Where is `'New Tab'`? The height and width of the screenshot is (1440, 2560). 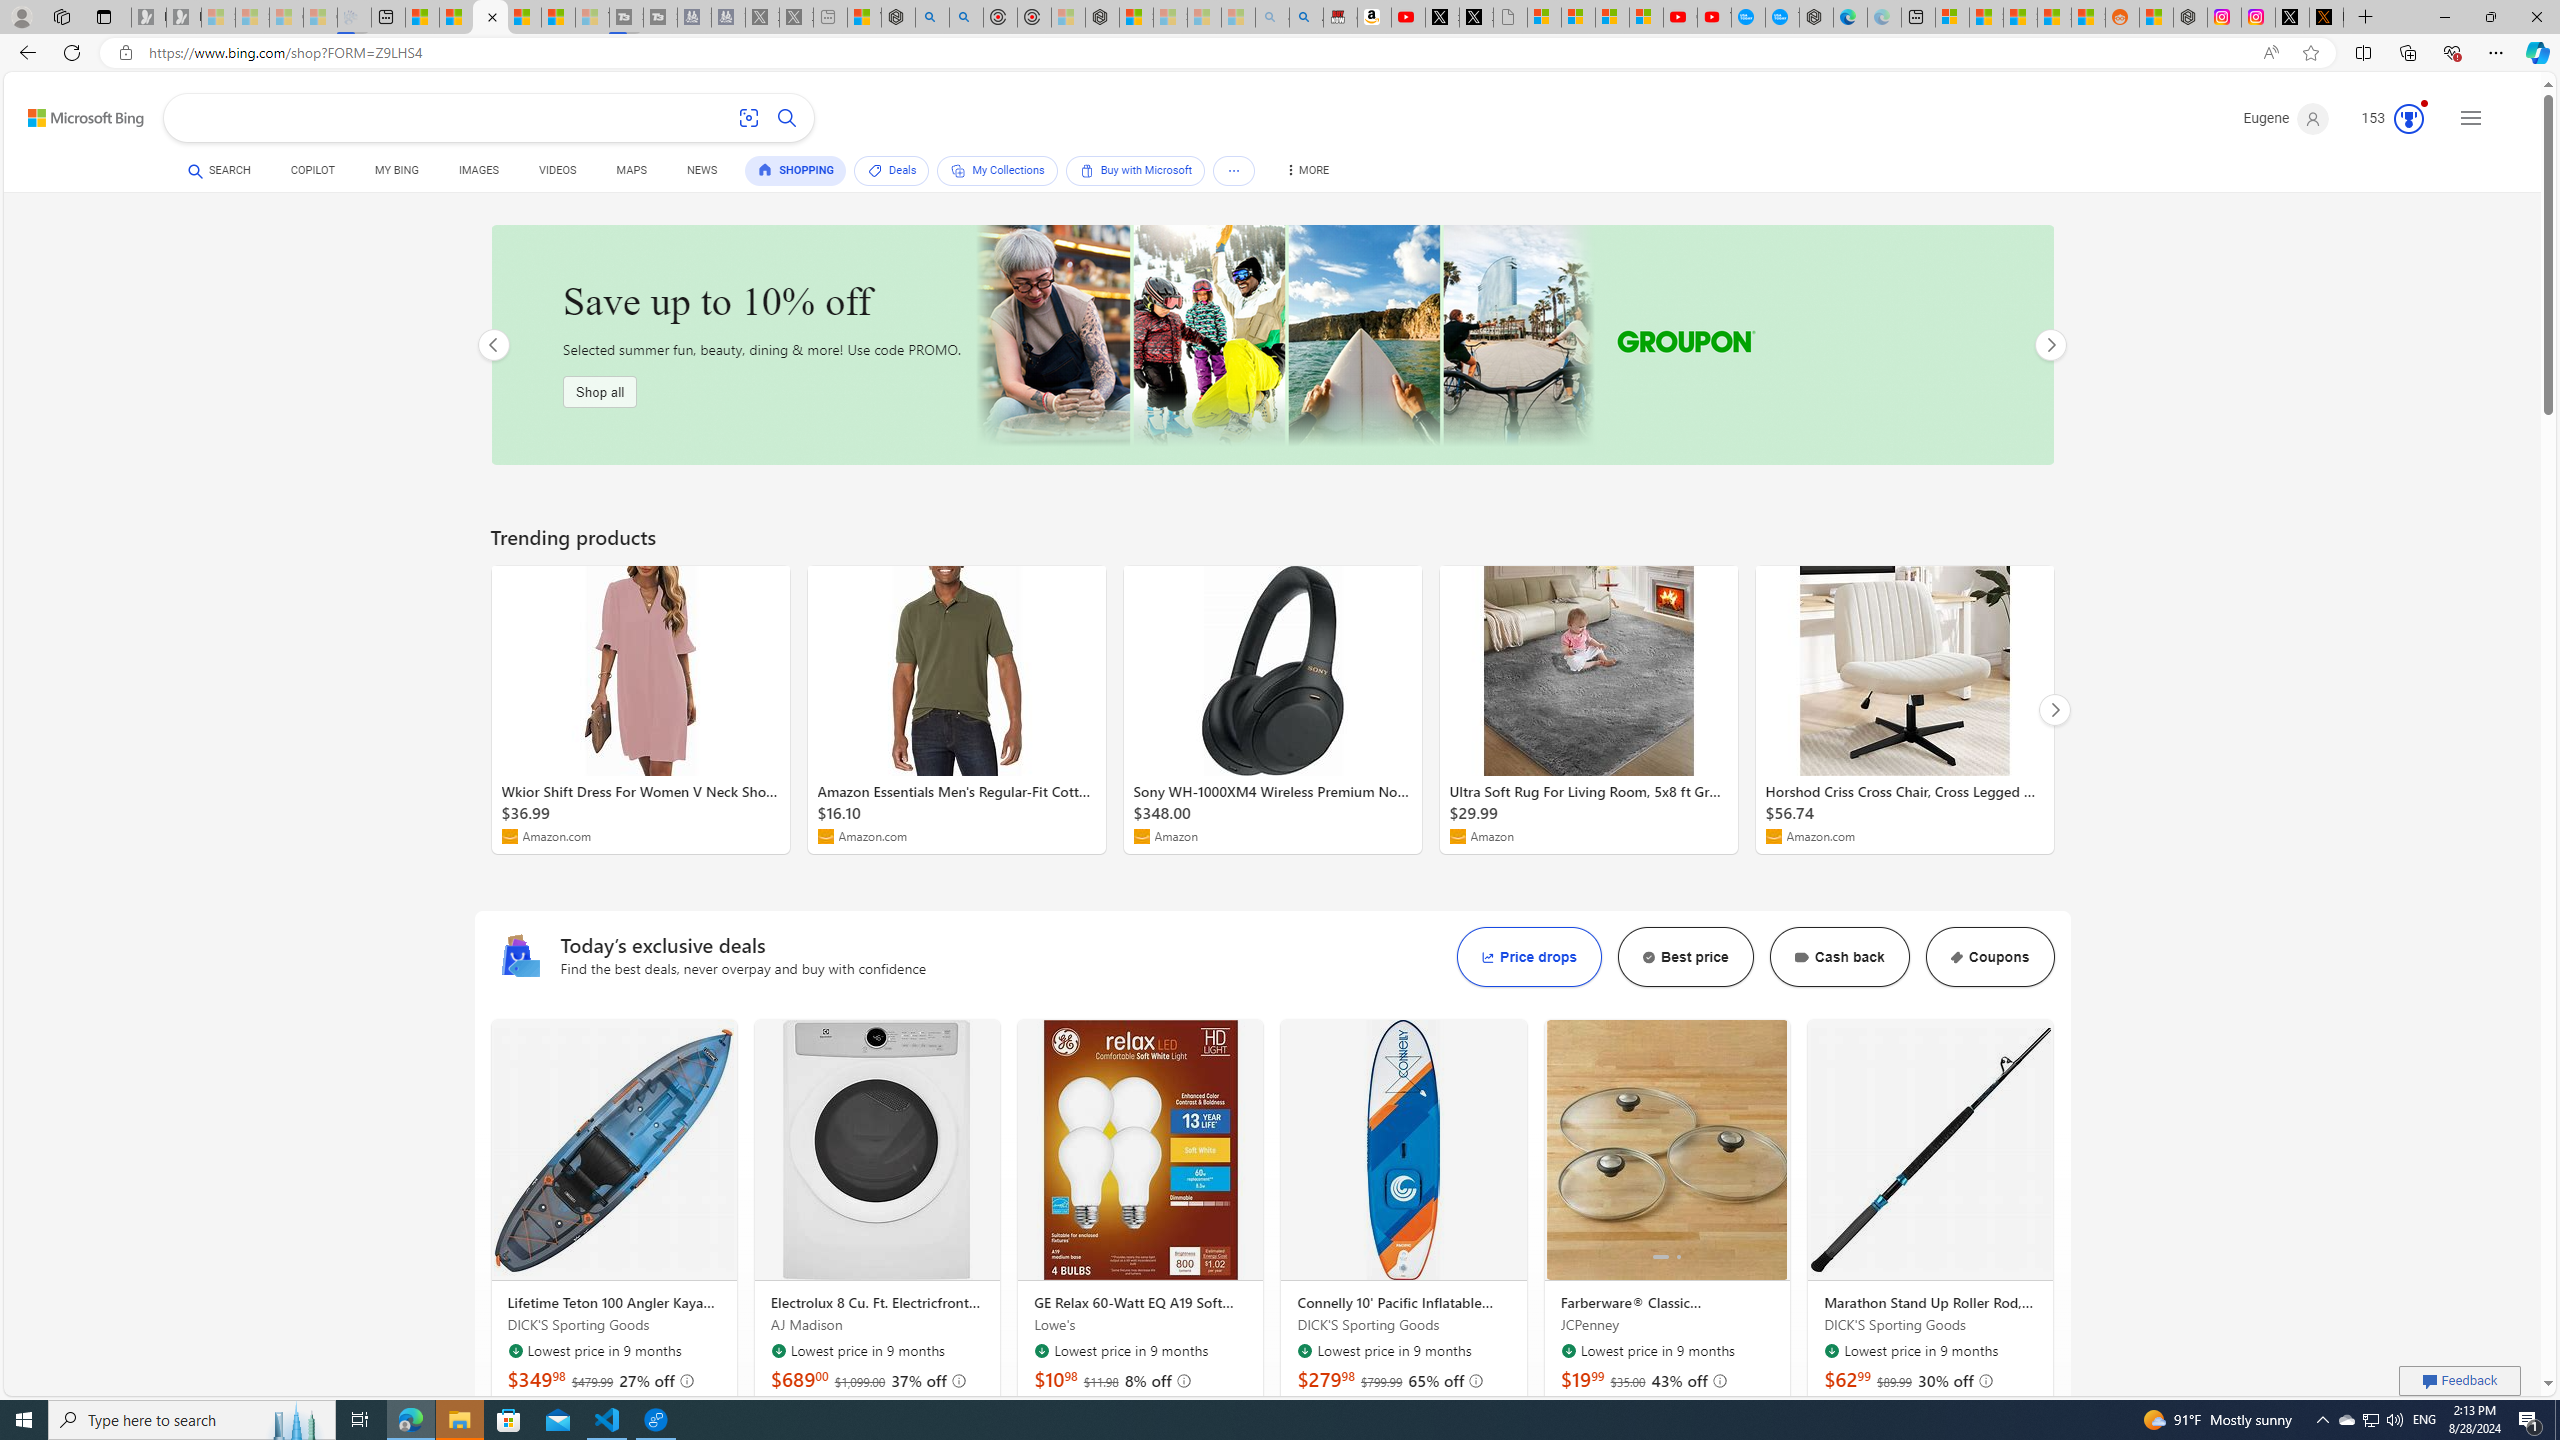
'New Tab' is located at coordinates (2365, 16).